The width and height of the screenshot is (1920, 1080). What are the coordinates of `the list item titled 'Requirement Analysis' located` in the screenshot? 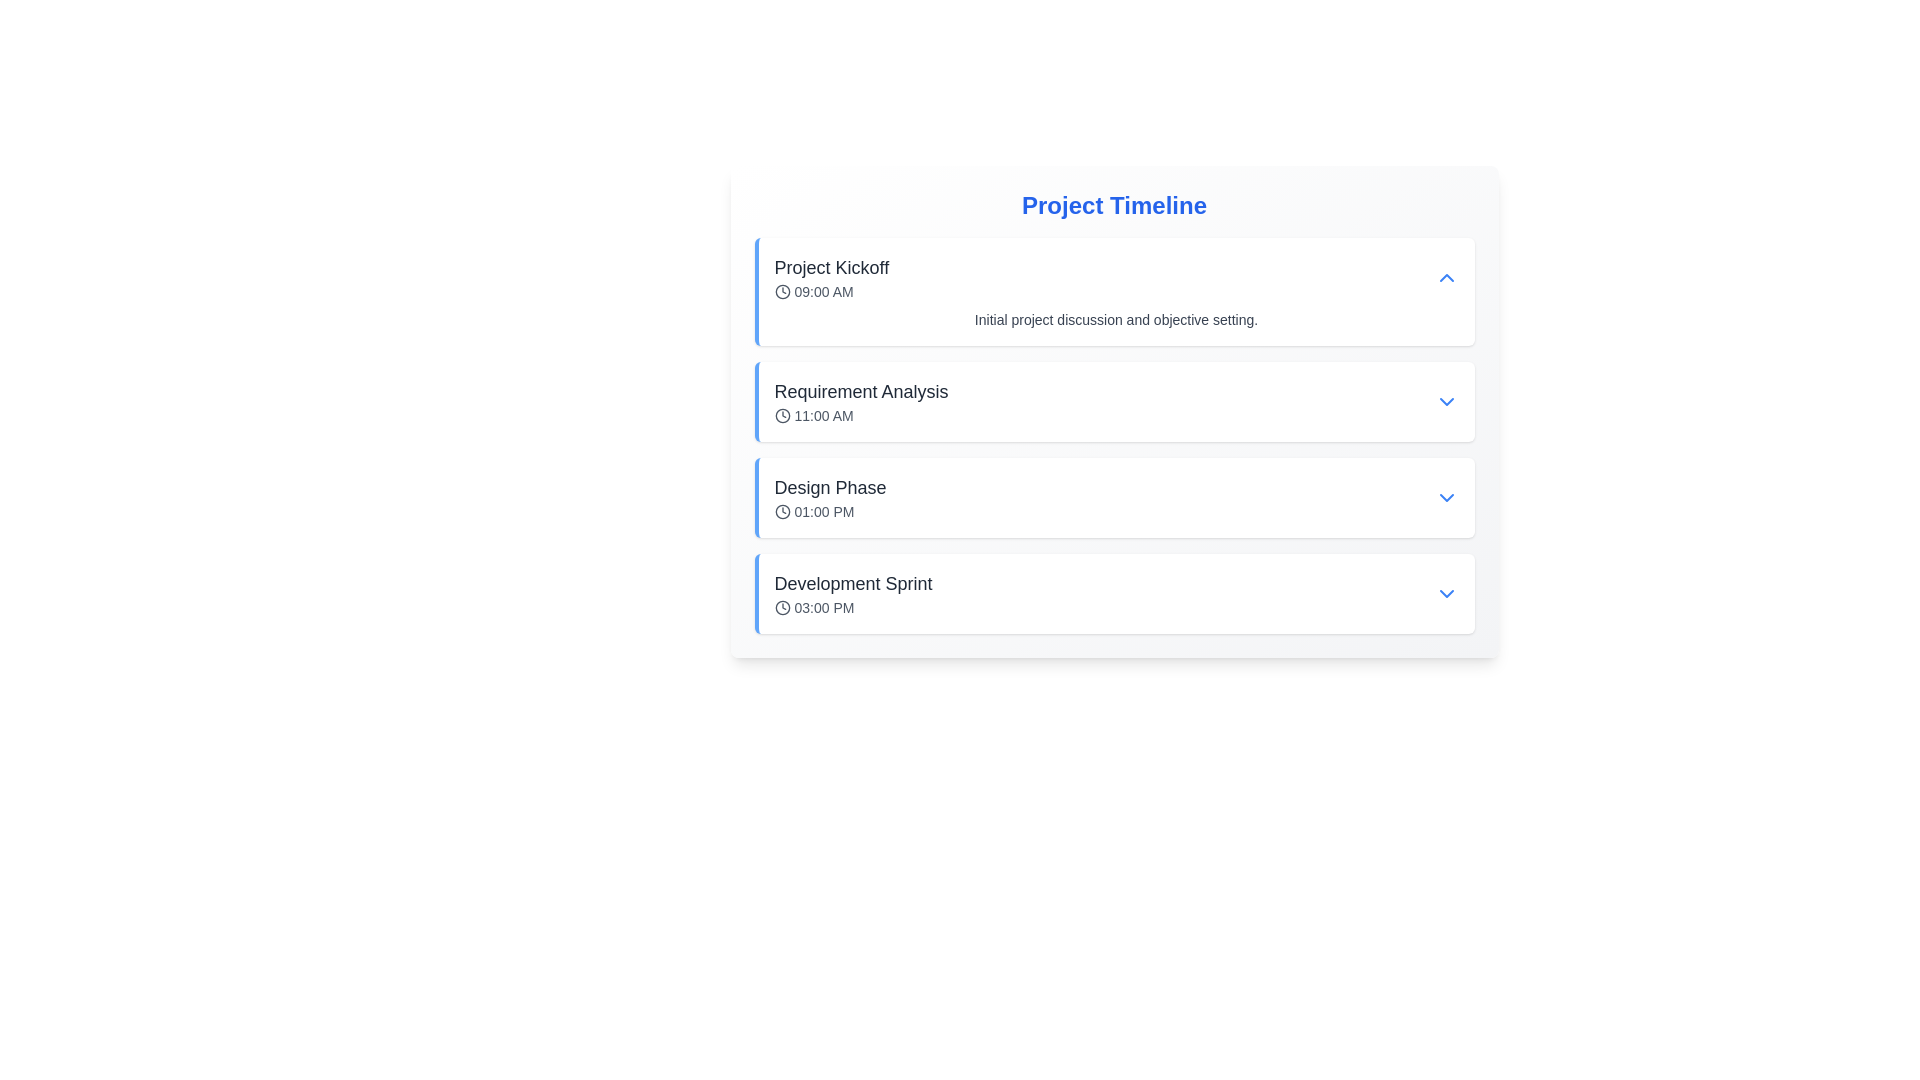 It's located at (861, 401).